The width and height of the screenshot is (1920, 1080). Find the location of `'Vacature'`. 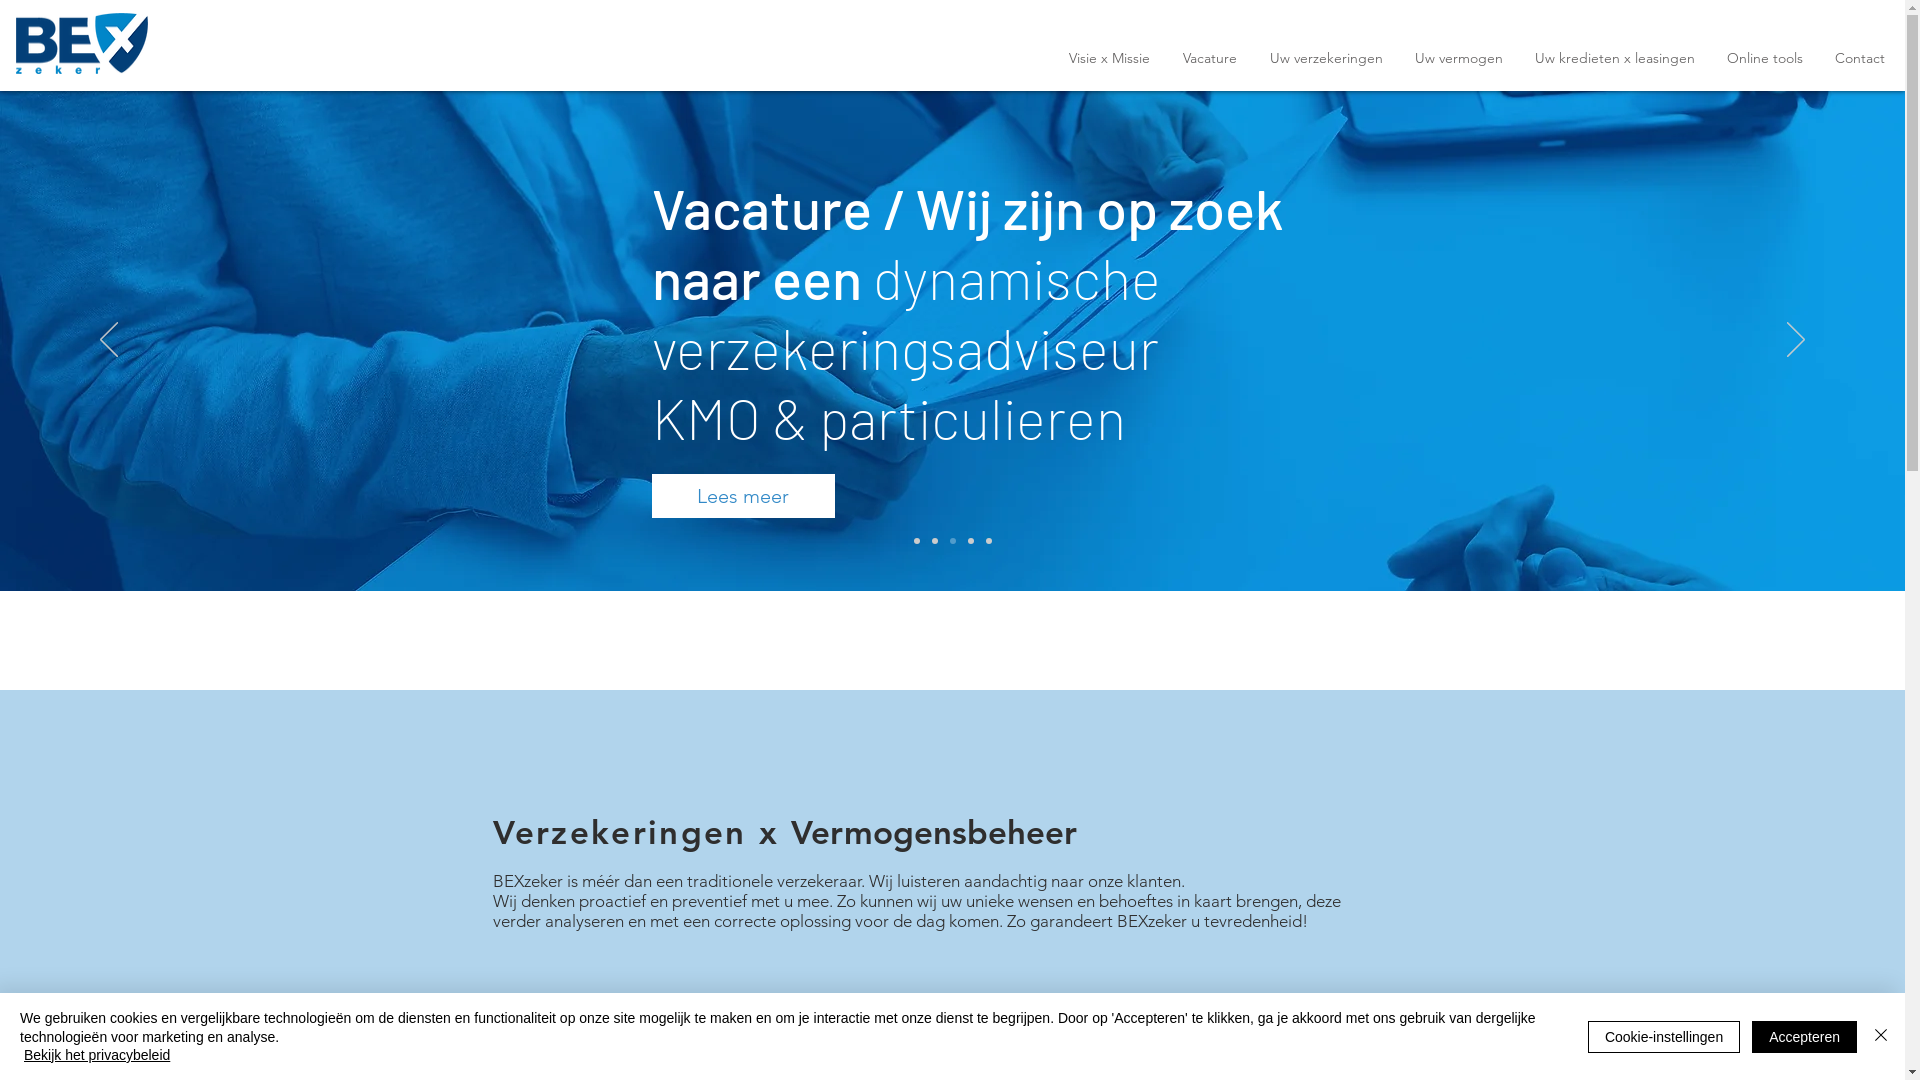

'Vacature' is located at coordinates (1208, 57).